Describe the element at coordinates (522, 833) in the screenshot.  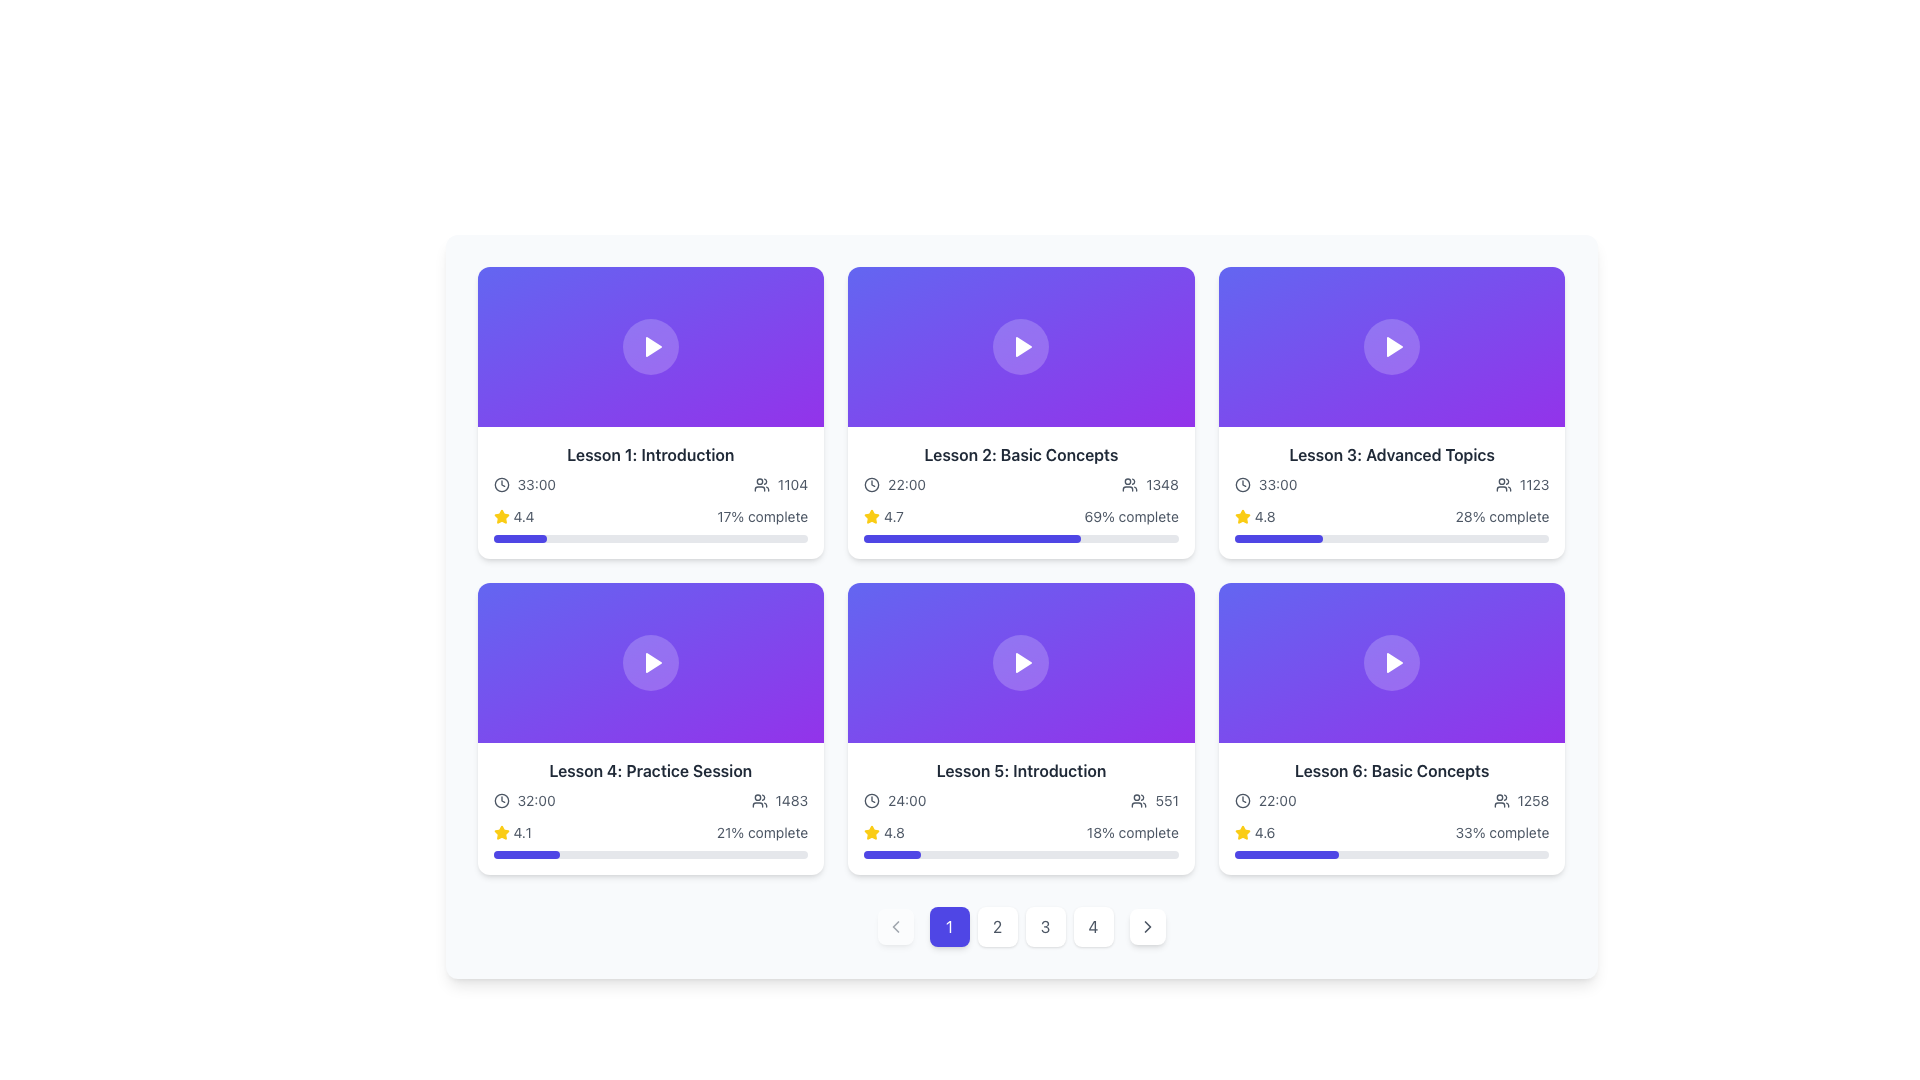
I see `the text label '4.1' styled in gray, which represents a rating score, located to the right of the yellow star icon in the card layout for 'Lesson 4: Practice Session'` at that location.